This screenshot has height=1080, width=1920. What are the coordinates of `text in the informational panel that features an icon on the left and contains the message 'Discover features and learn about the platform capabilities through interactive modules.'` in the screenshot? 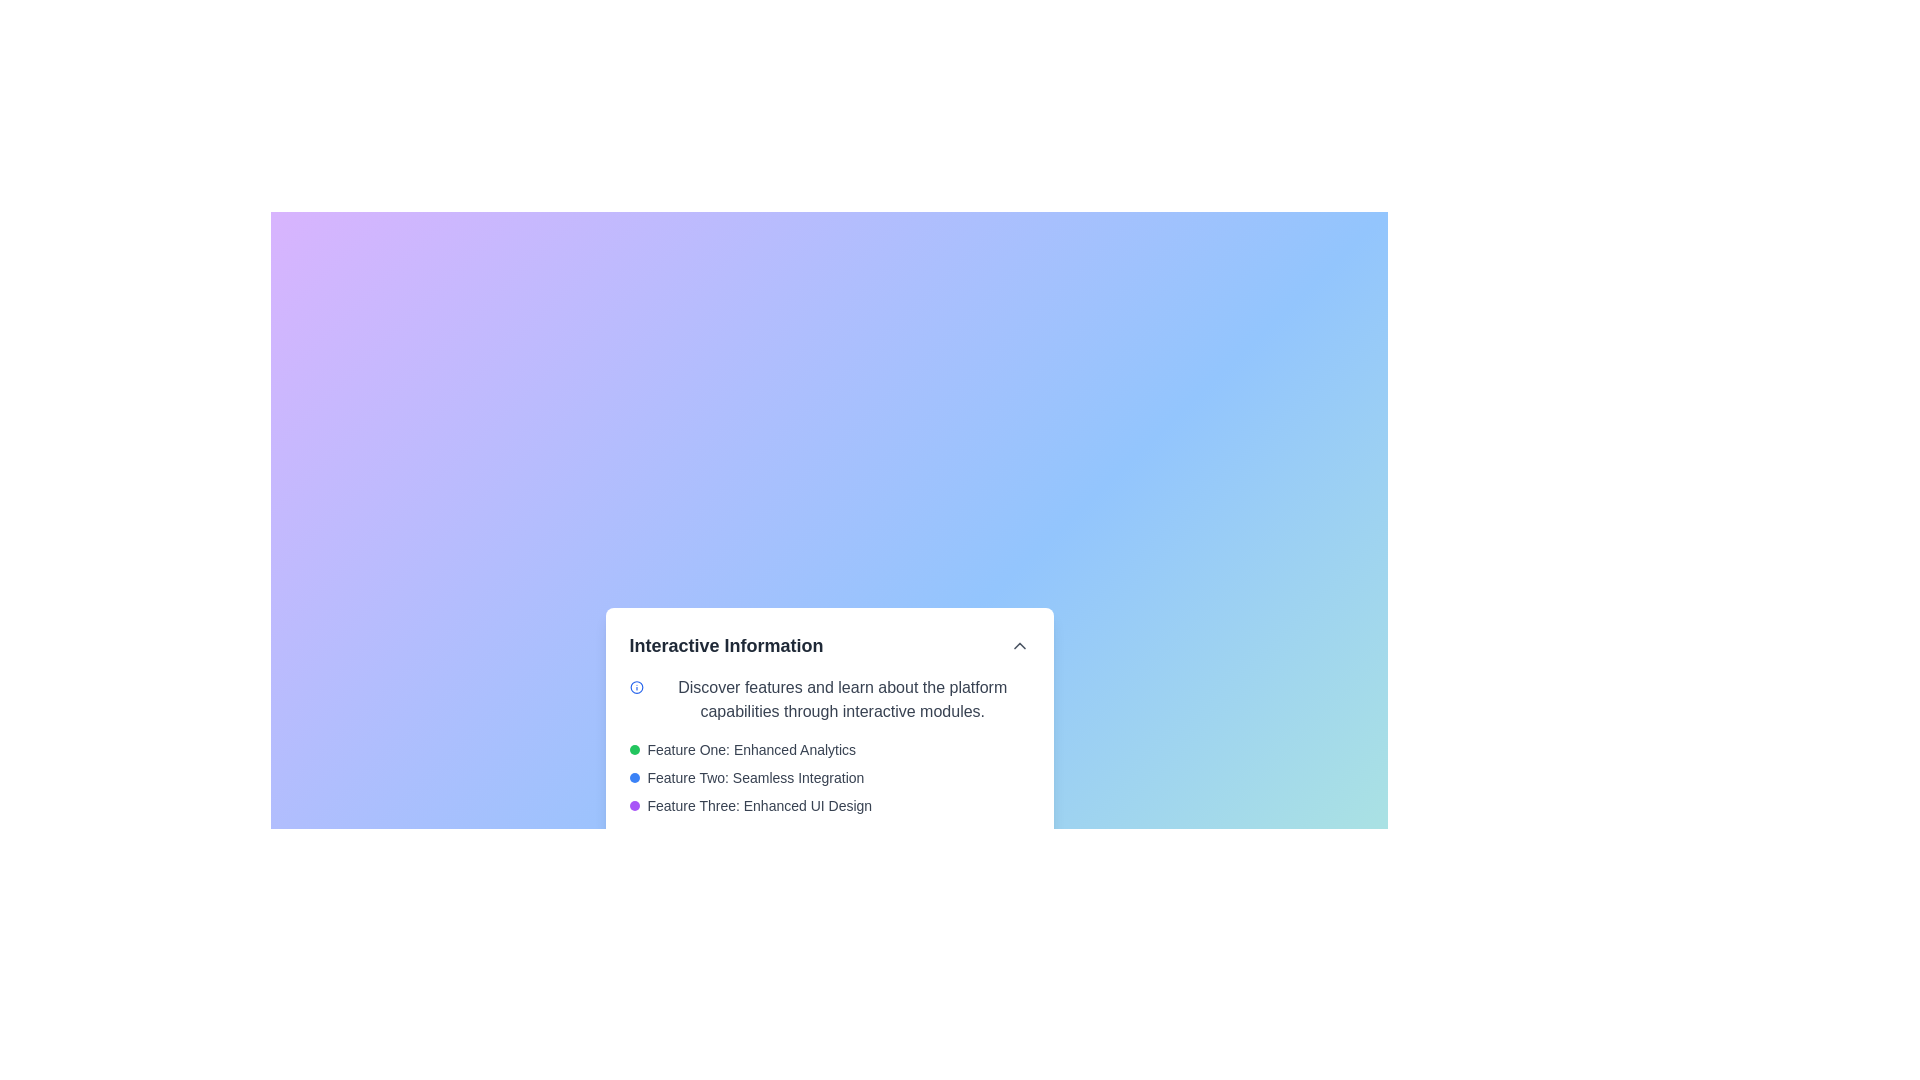 It's located at (829, 698).